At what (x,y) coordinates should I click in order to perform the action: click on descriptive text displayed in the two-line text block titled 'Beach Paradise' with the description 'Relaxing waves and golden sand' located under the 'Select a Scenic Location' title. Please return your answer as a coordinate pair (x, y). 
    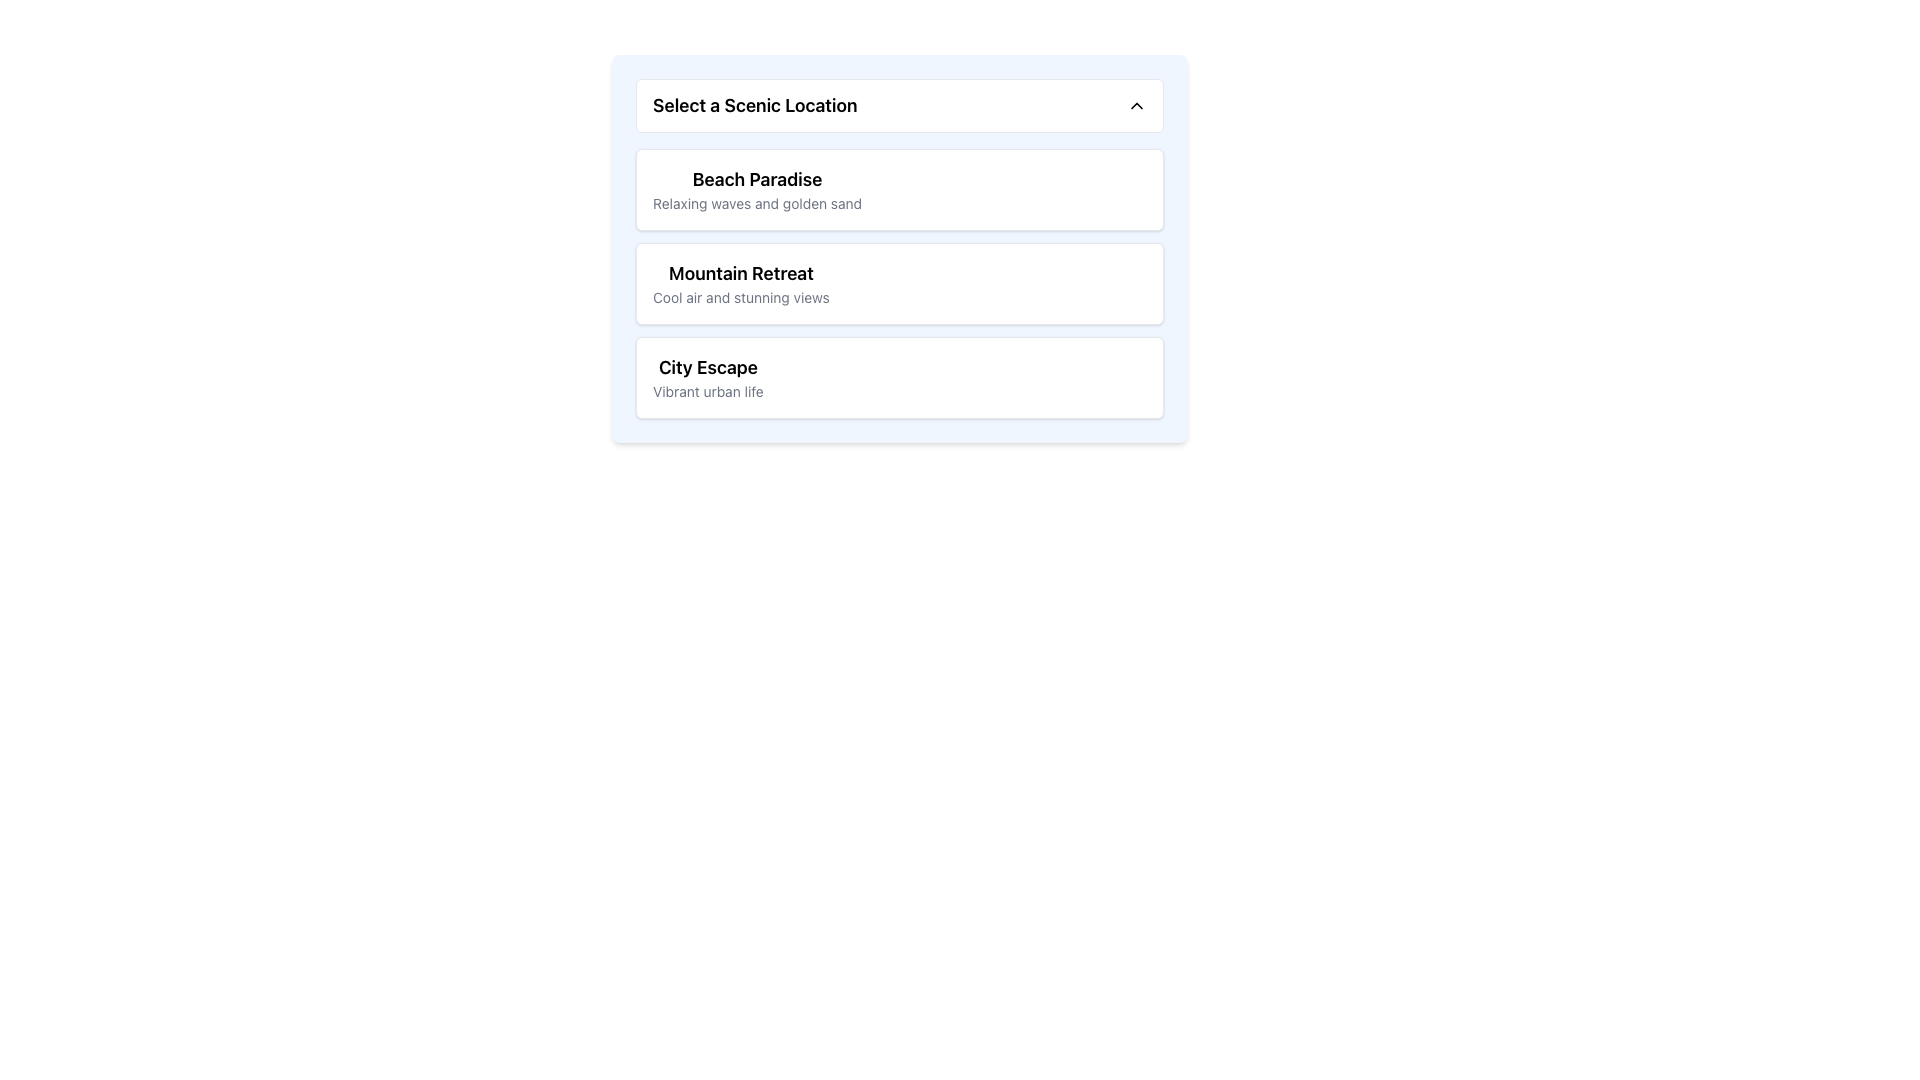
    Looking at the image, I should click on (756, 189).